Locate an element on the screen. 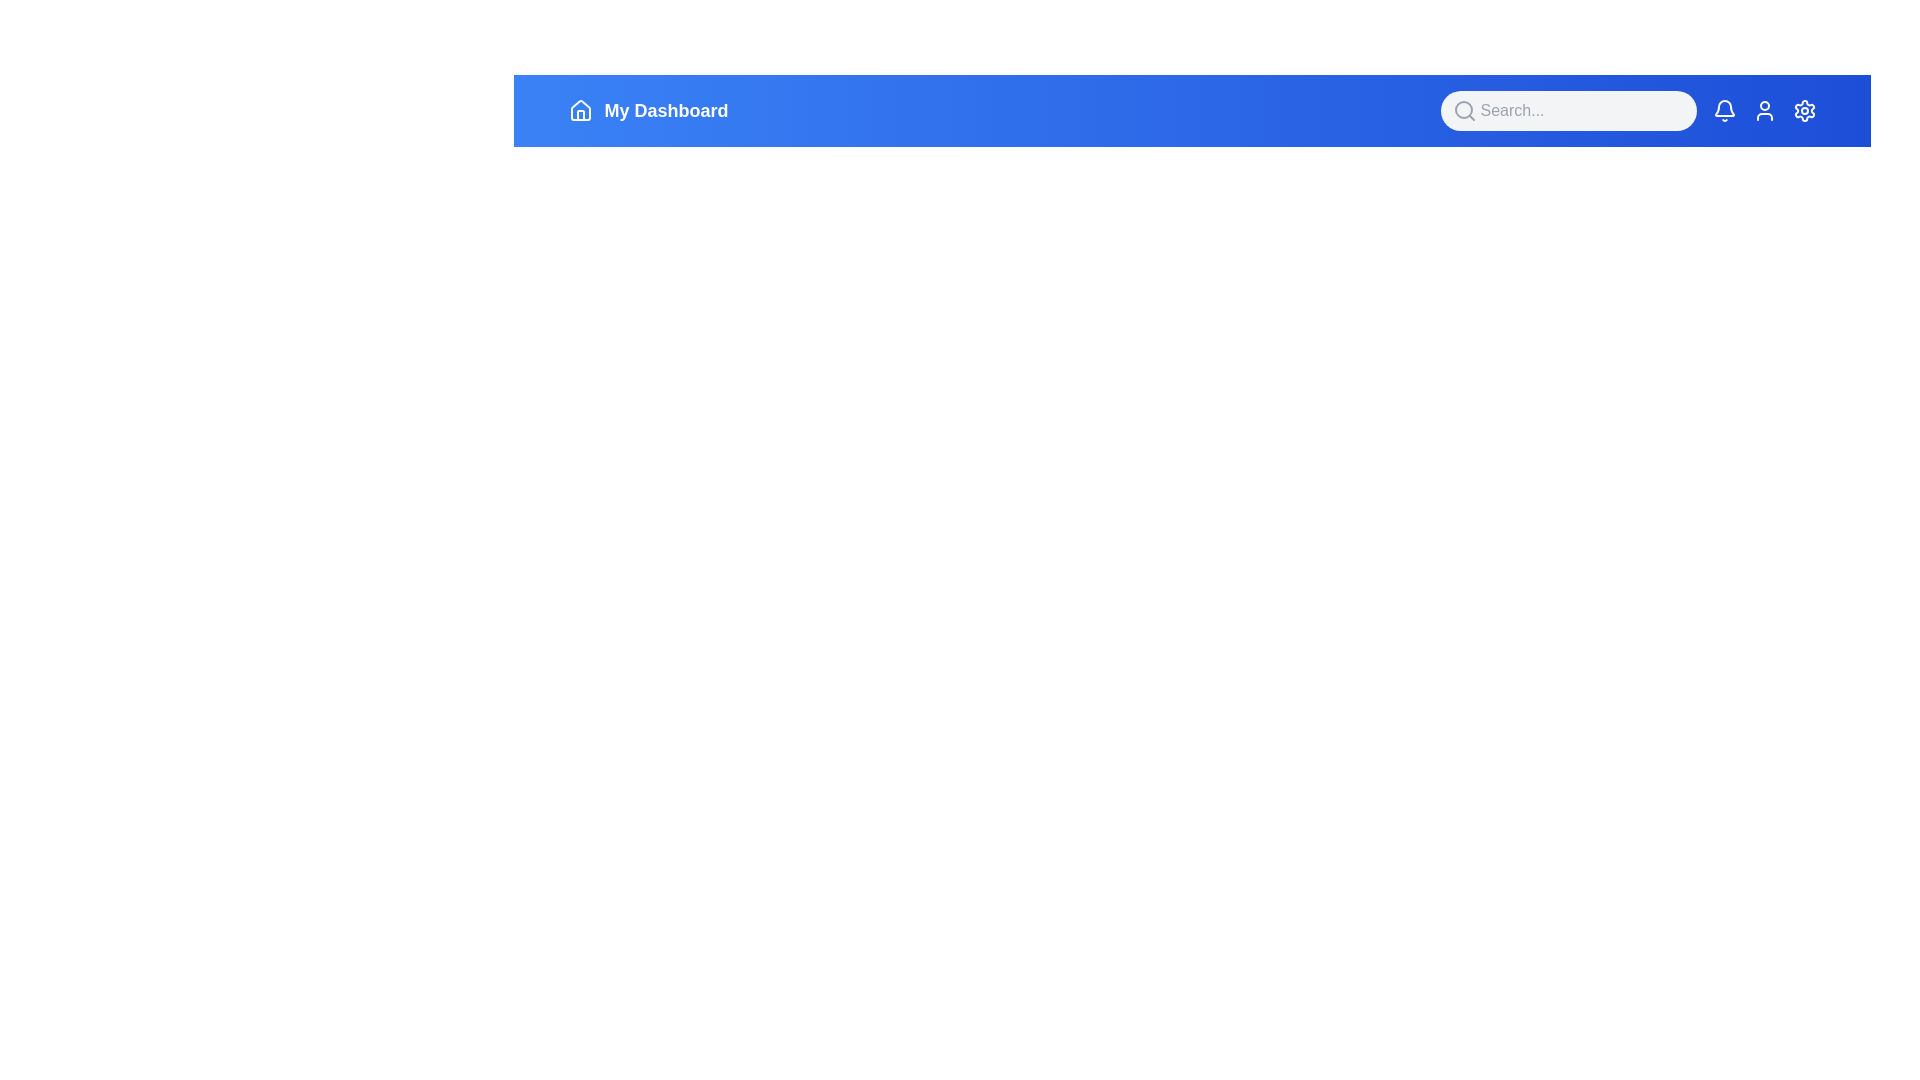  the notification icon to view notifications is located at coordinates (1723, 111).